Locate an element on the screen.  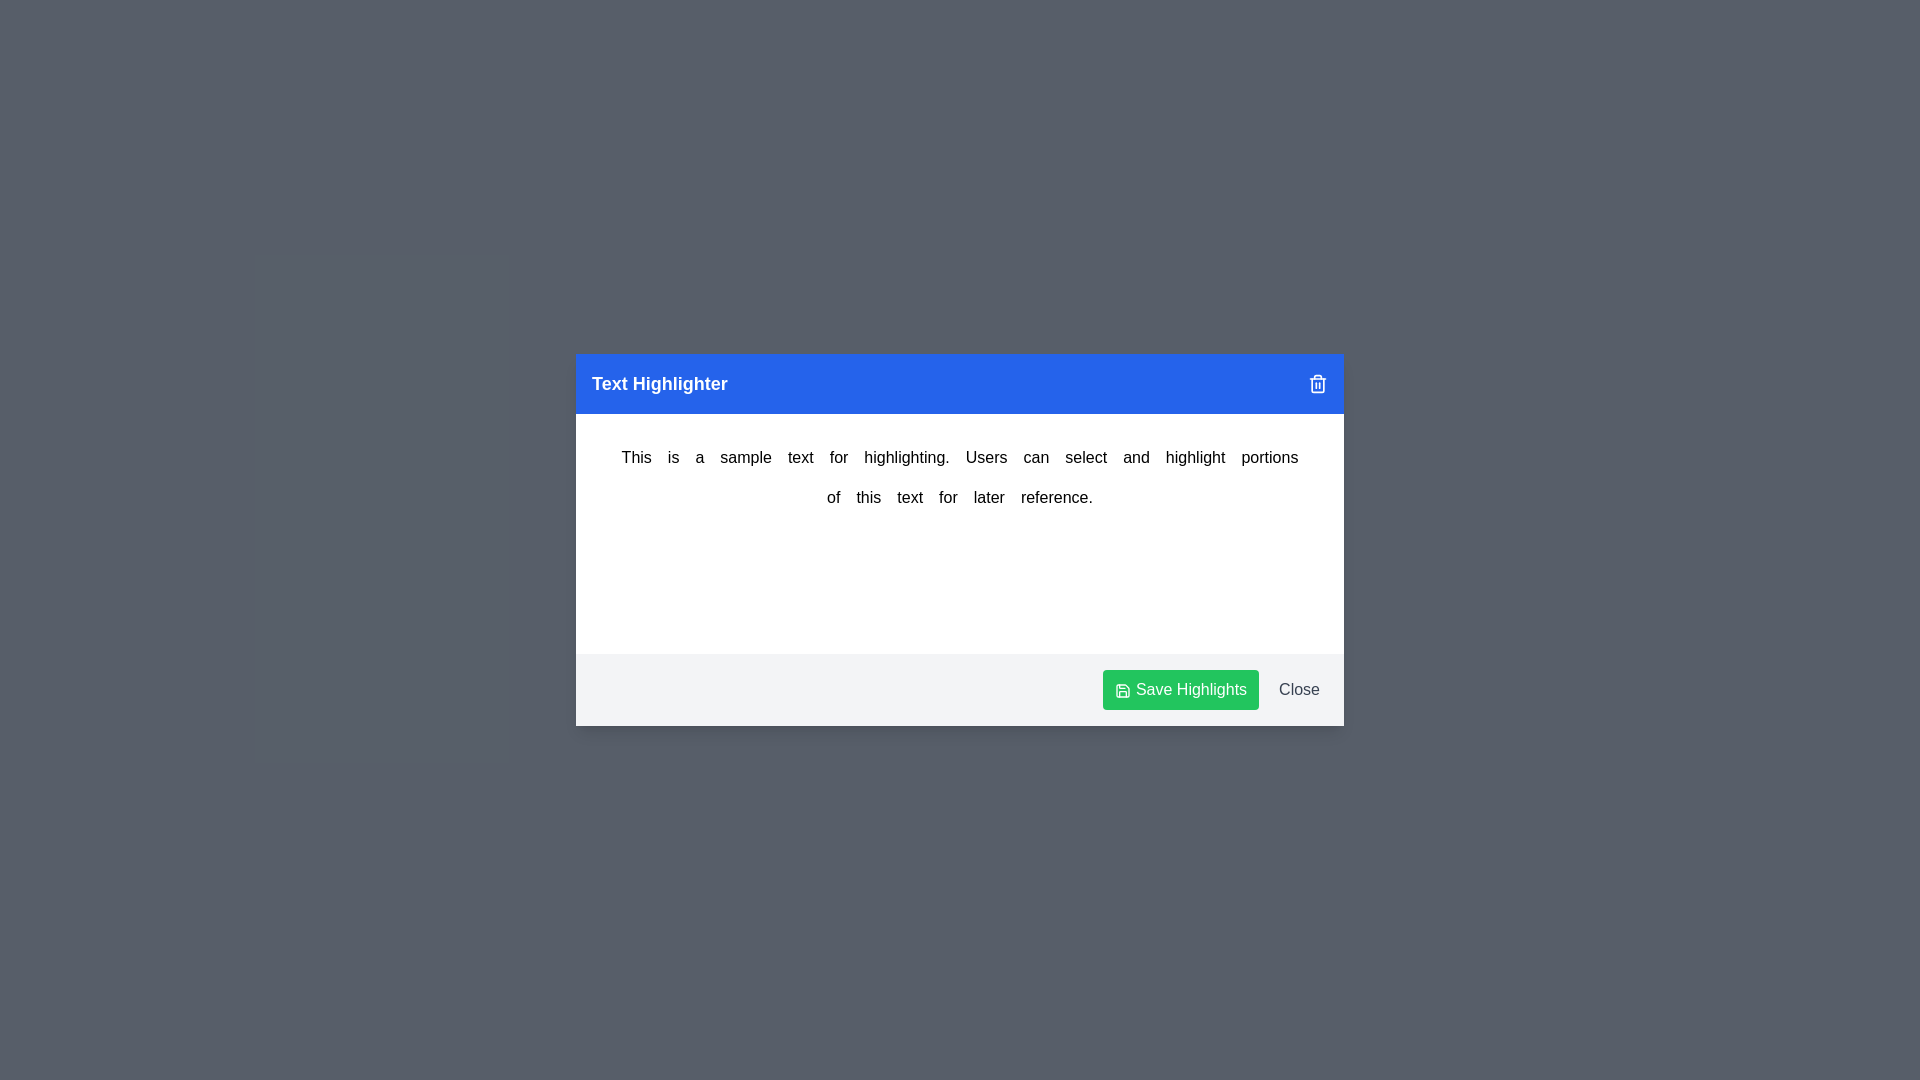
the word 'this' by clicking on it is located at coordinates (868, 496).